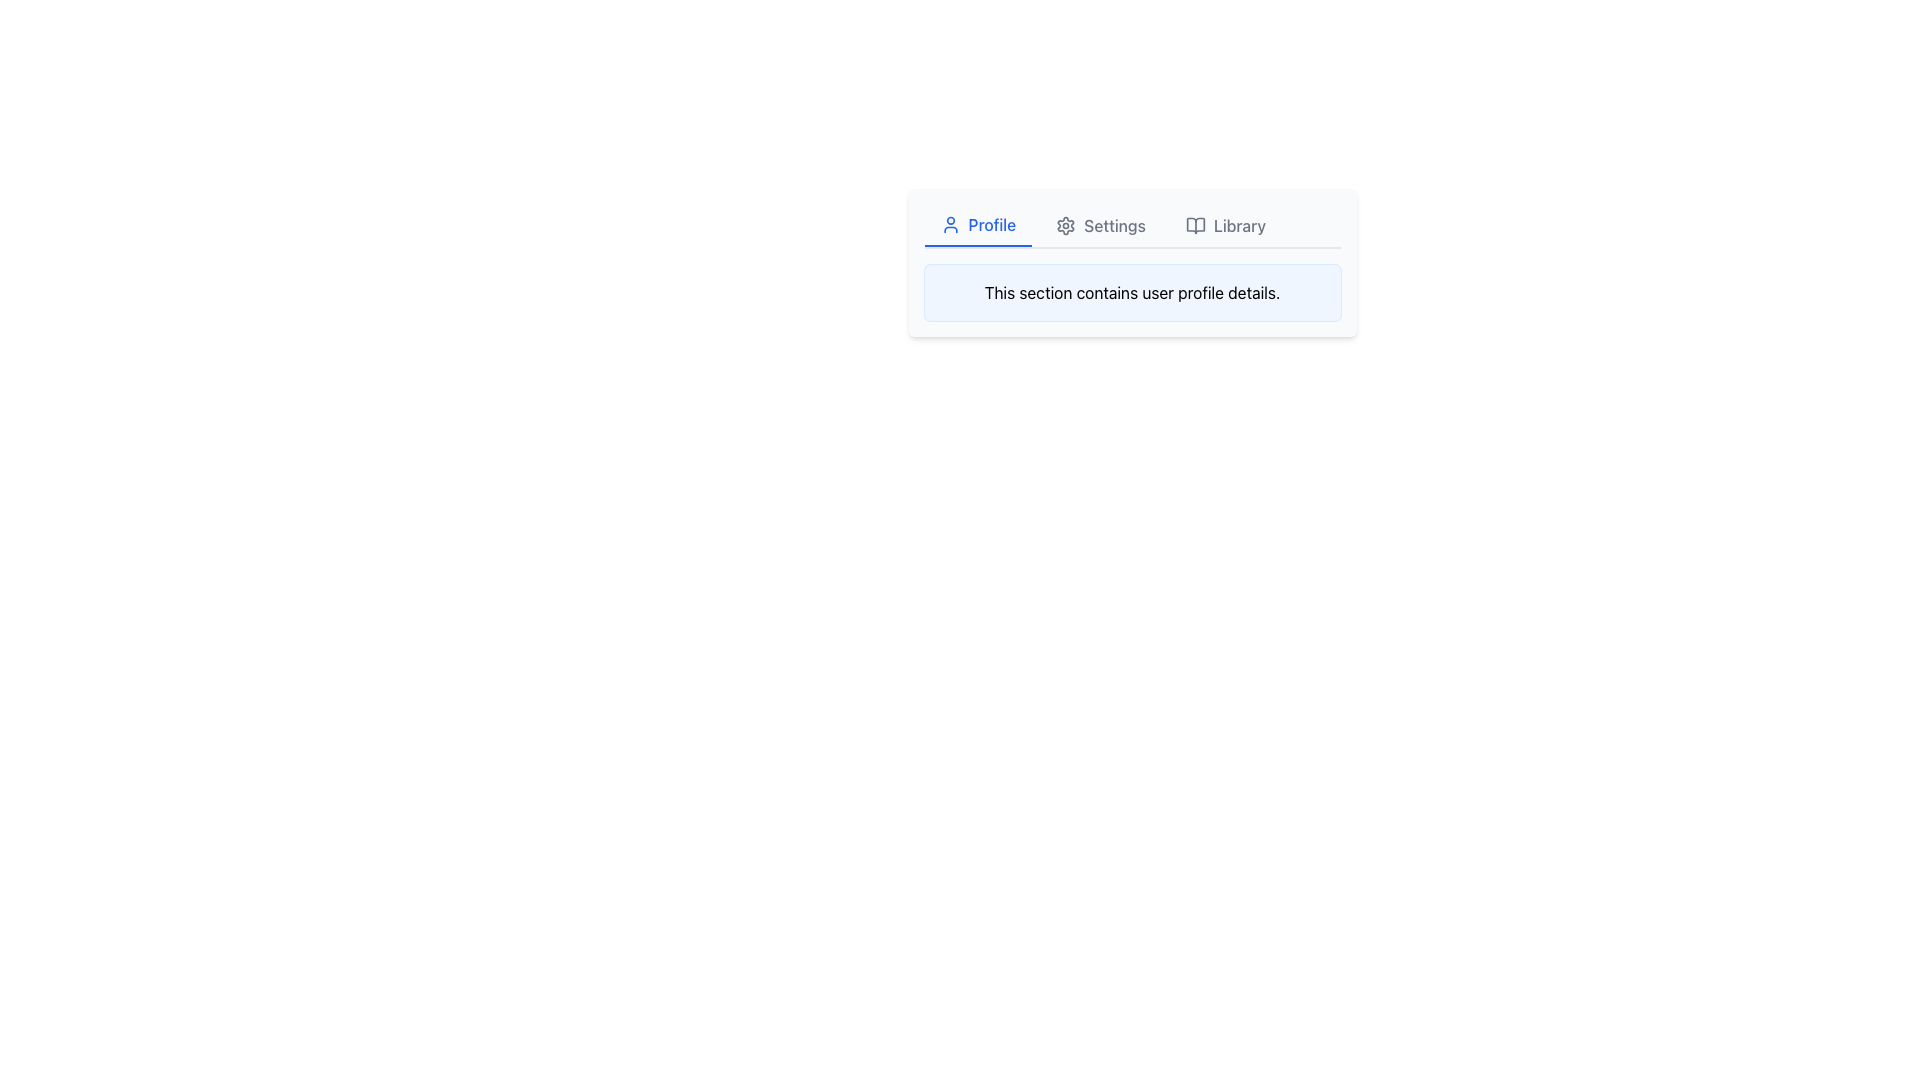 The image size is (1920, 1080). Describe the element at coordinates (1238, 225) in the screenshot. I see `the static text element labeled 'Library', which is styled in a neutral color and positioned within a tab-like interface at the upper-right area of the layout` at that location.